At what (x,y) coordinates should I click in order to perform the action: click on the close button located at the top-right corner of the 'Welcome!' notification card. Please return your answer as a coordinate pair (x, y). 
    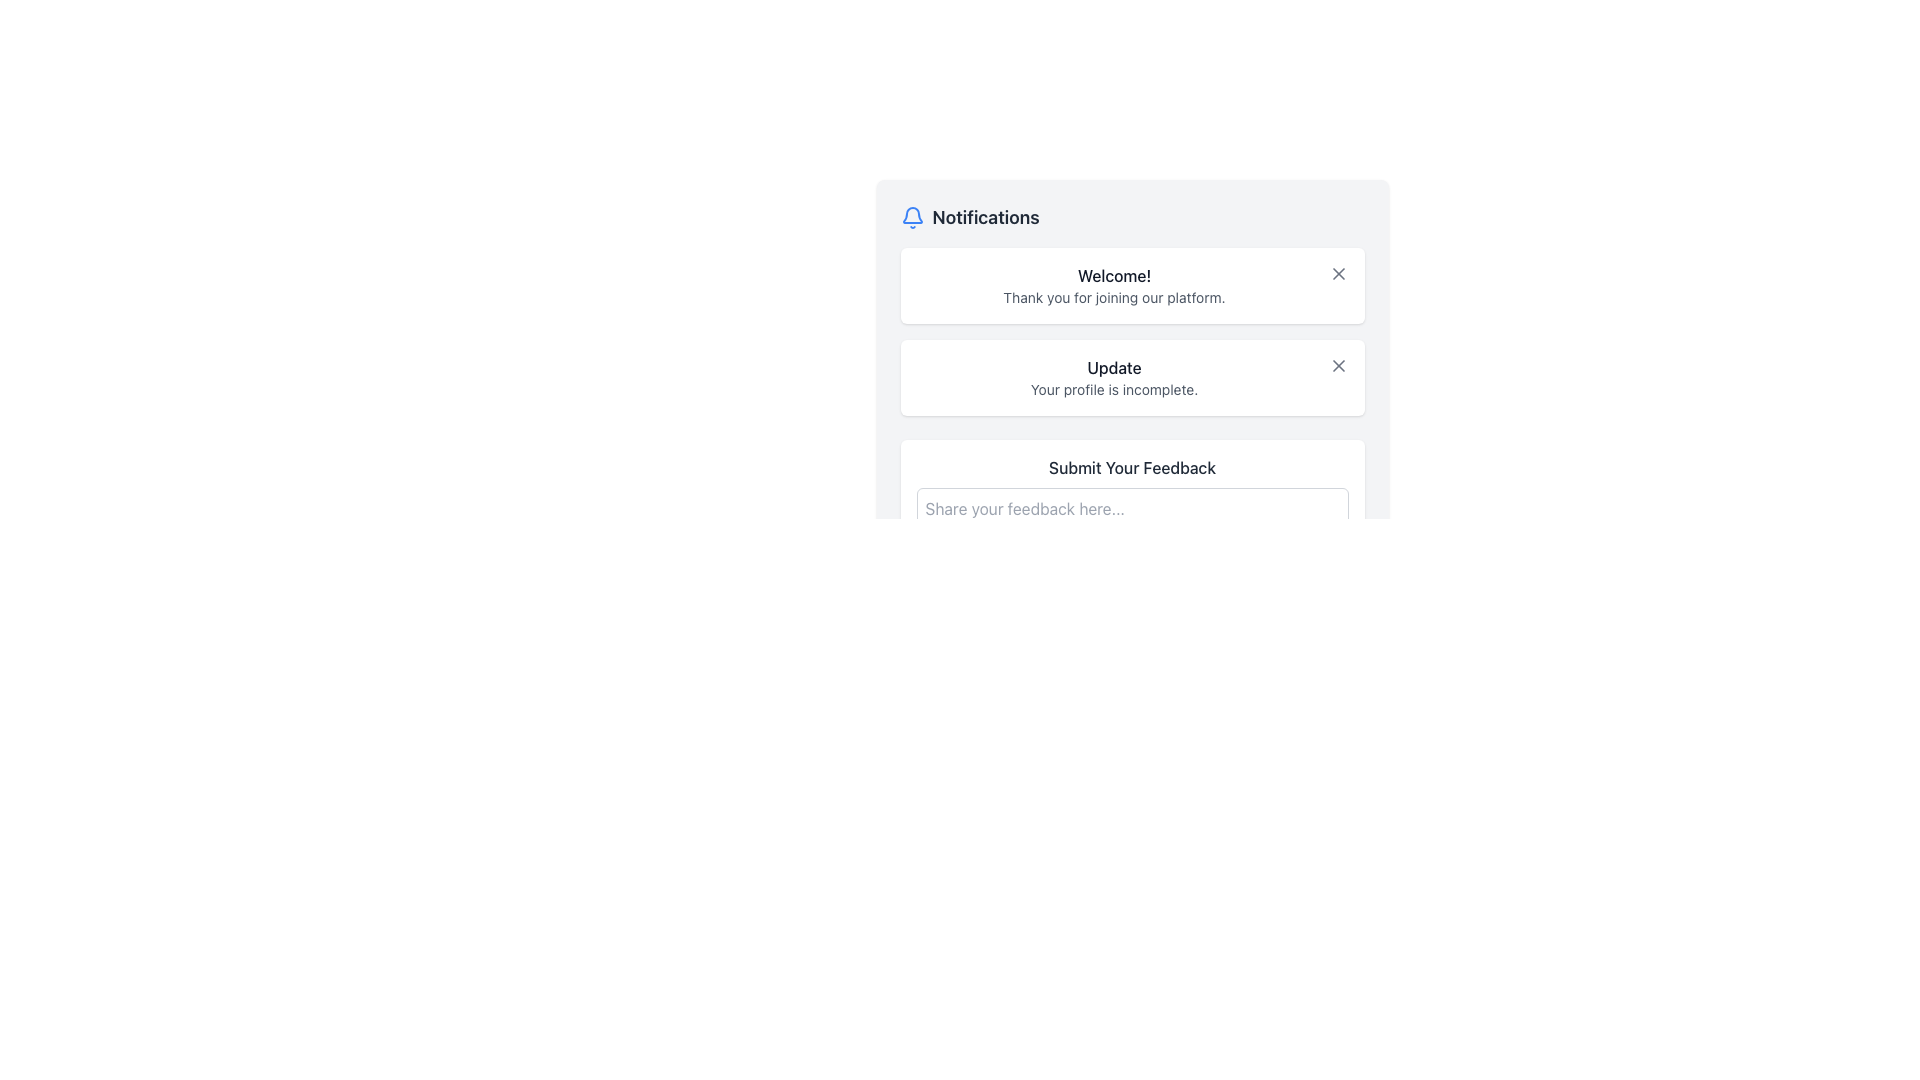
    Looking at the image, I should click on (1338, 273).